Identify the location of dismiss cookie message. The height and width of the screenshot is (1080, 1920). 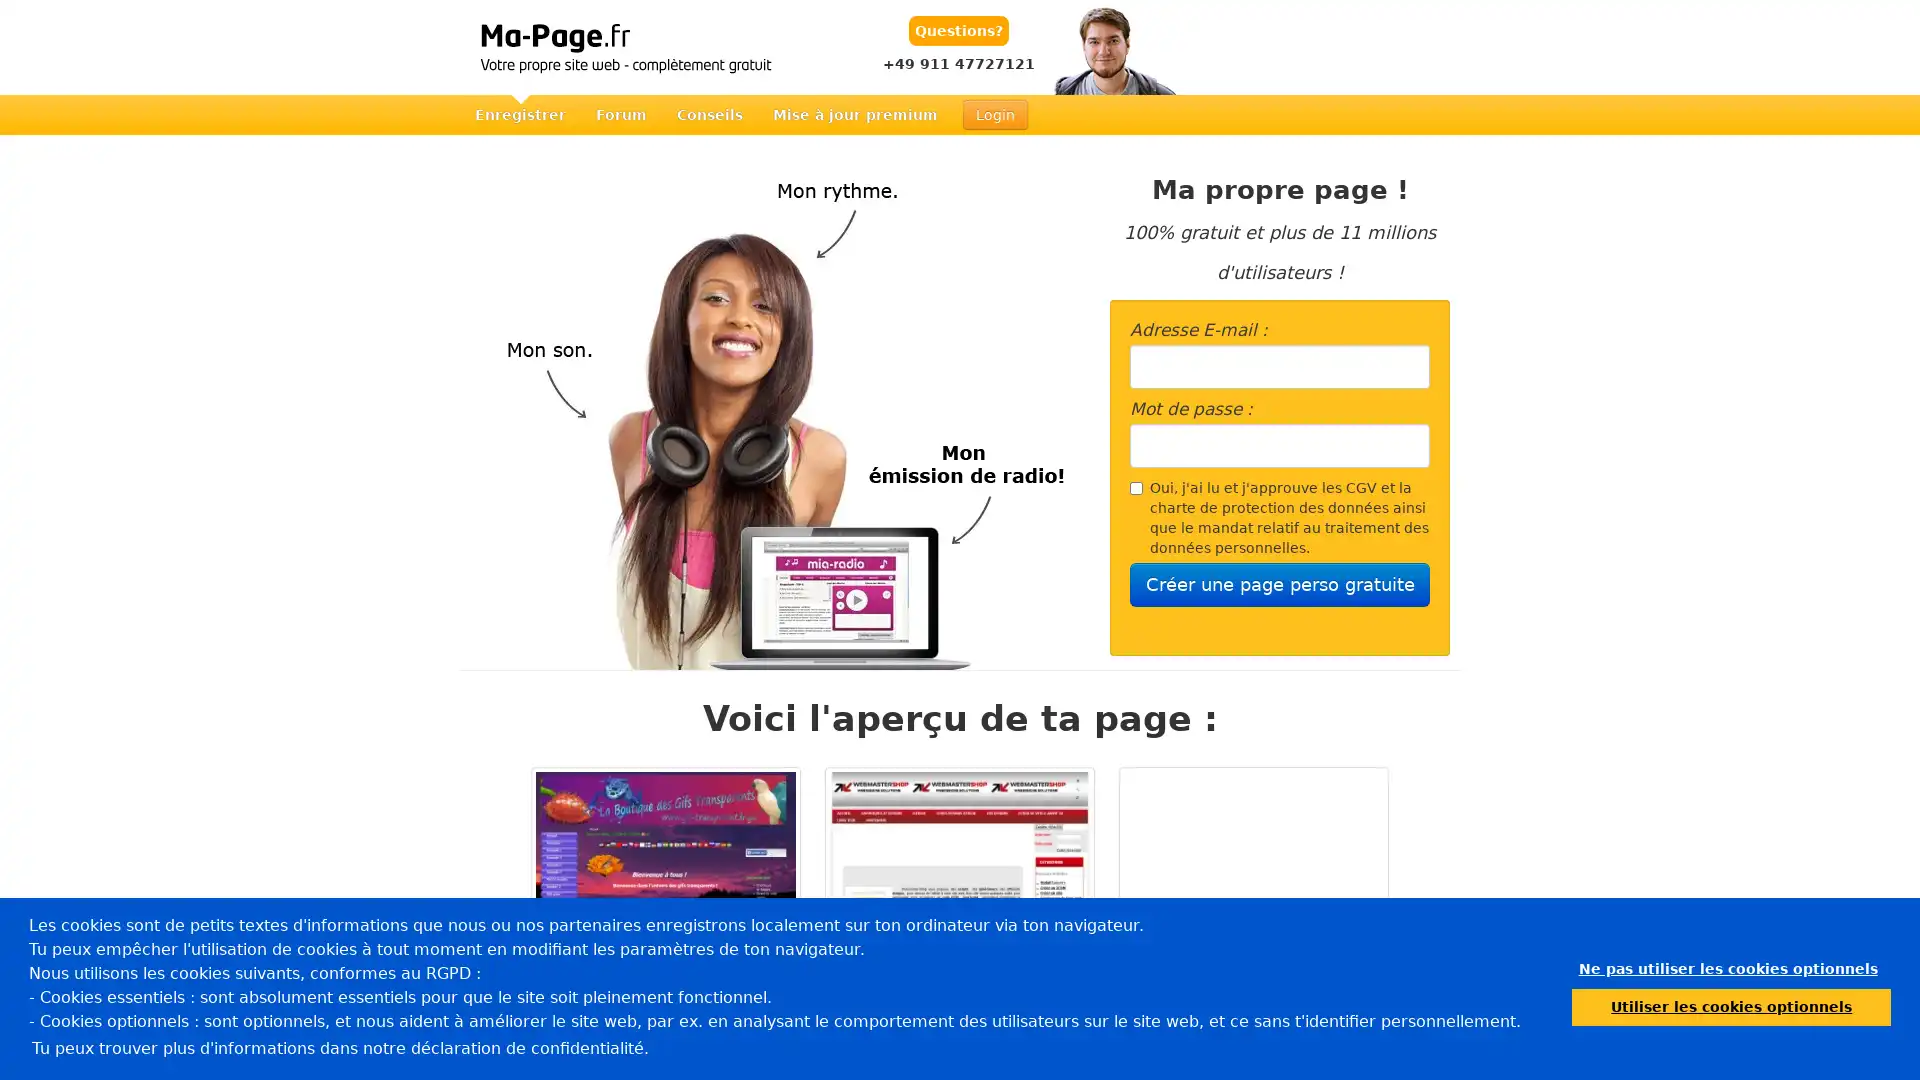
(1727, 968).